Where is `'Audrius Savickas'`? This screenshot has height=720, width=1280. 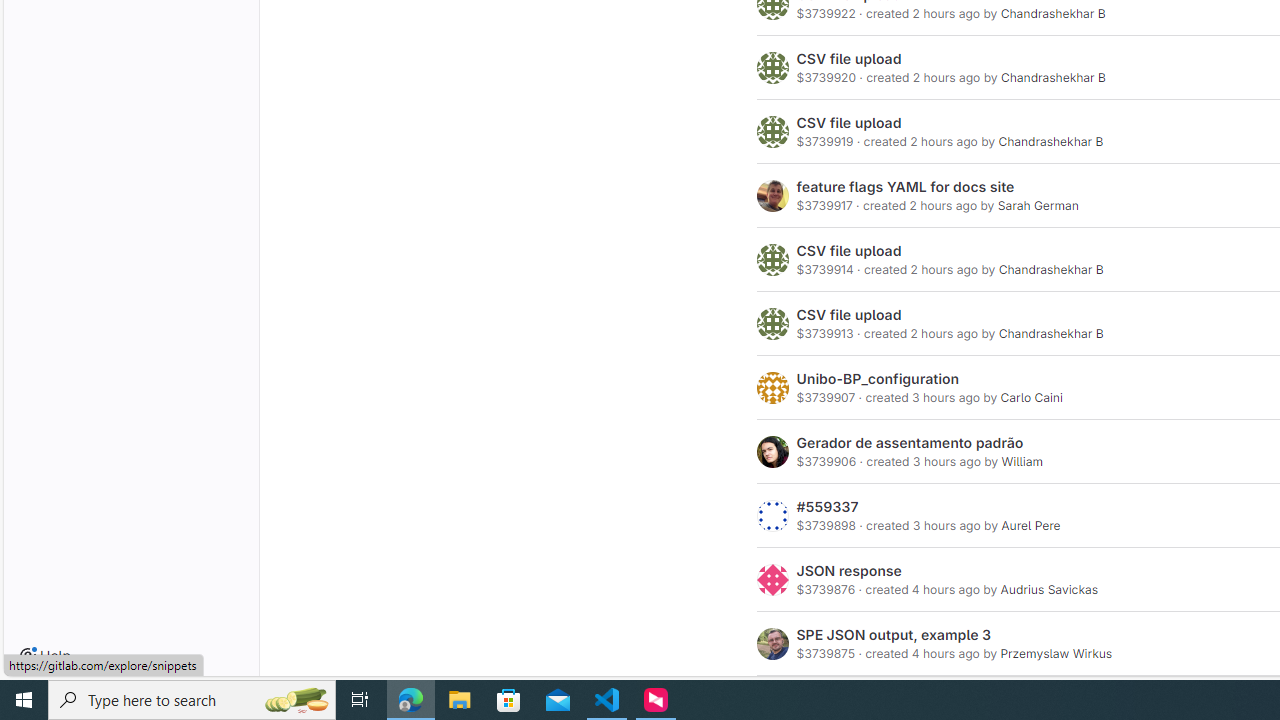 'Audrius Savickas' is located at coordinates (1048, 589).